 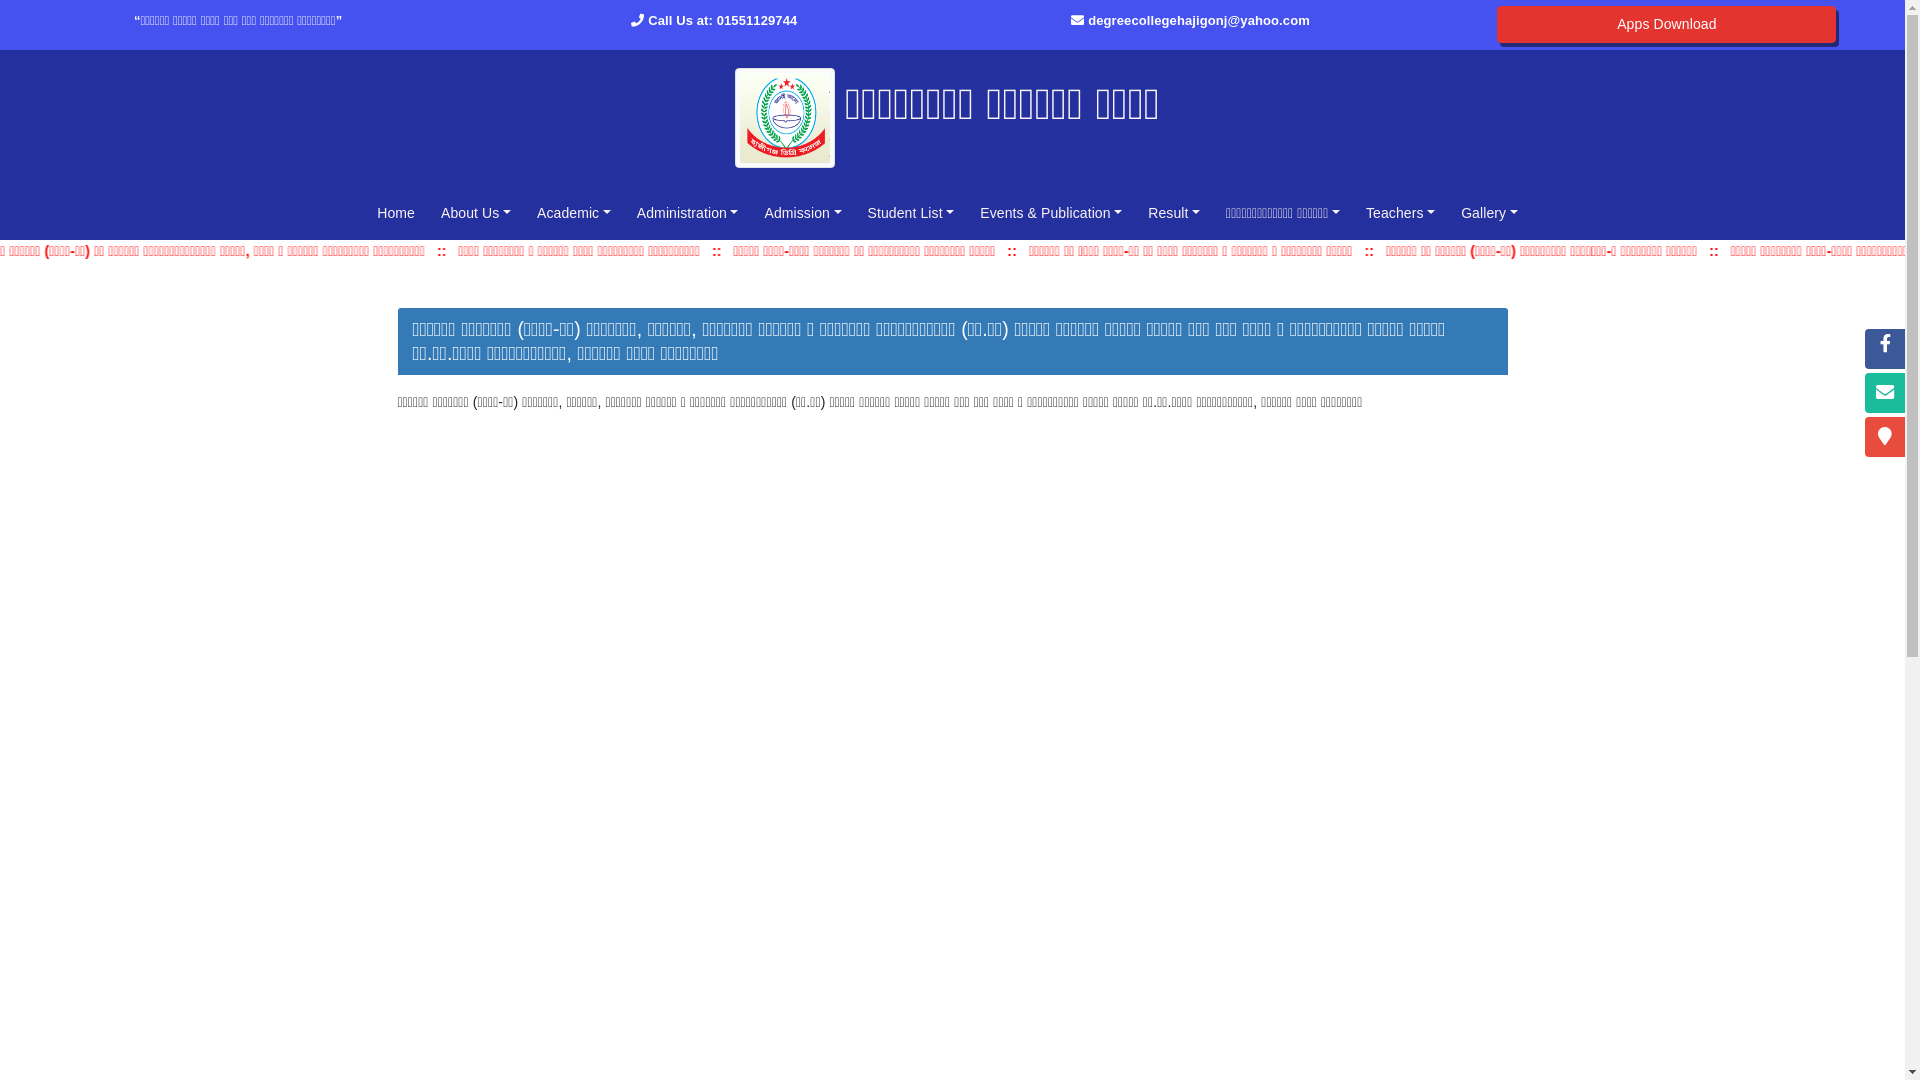 I want to click on 'Academic', so click(x=573, y=212).